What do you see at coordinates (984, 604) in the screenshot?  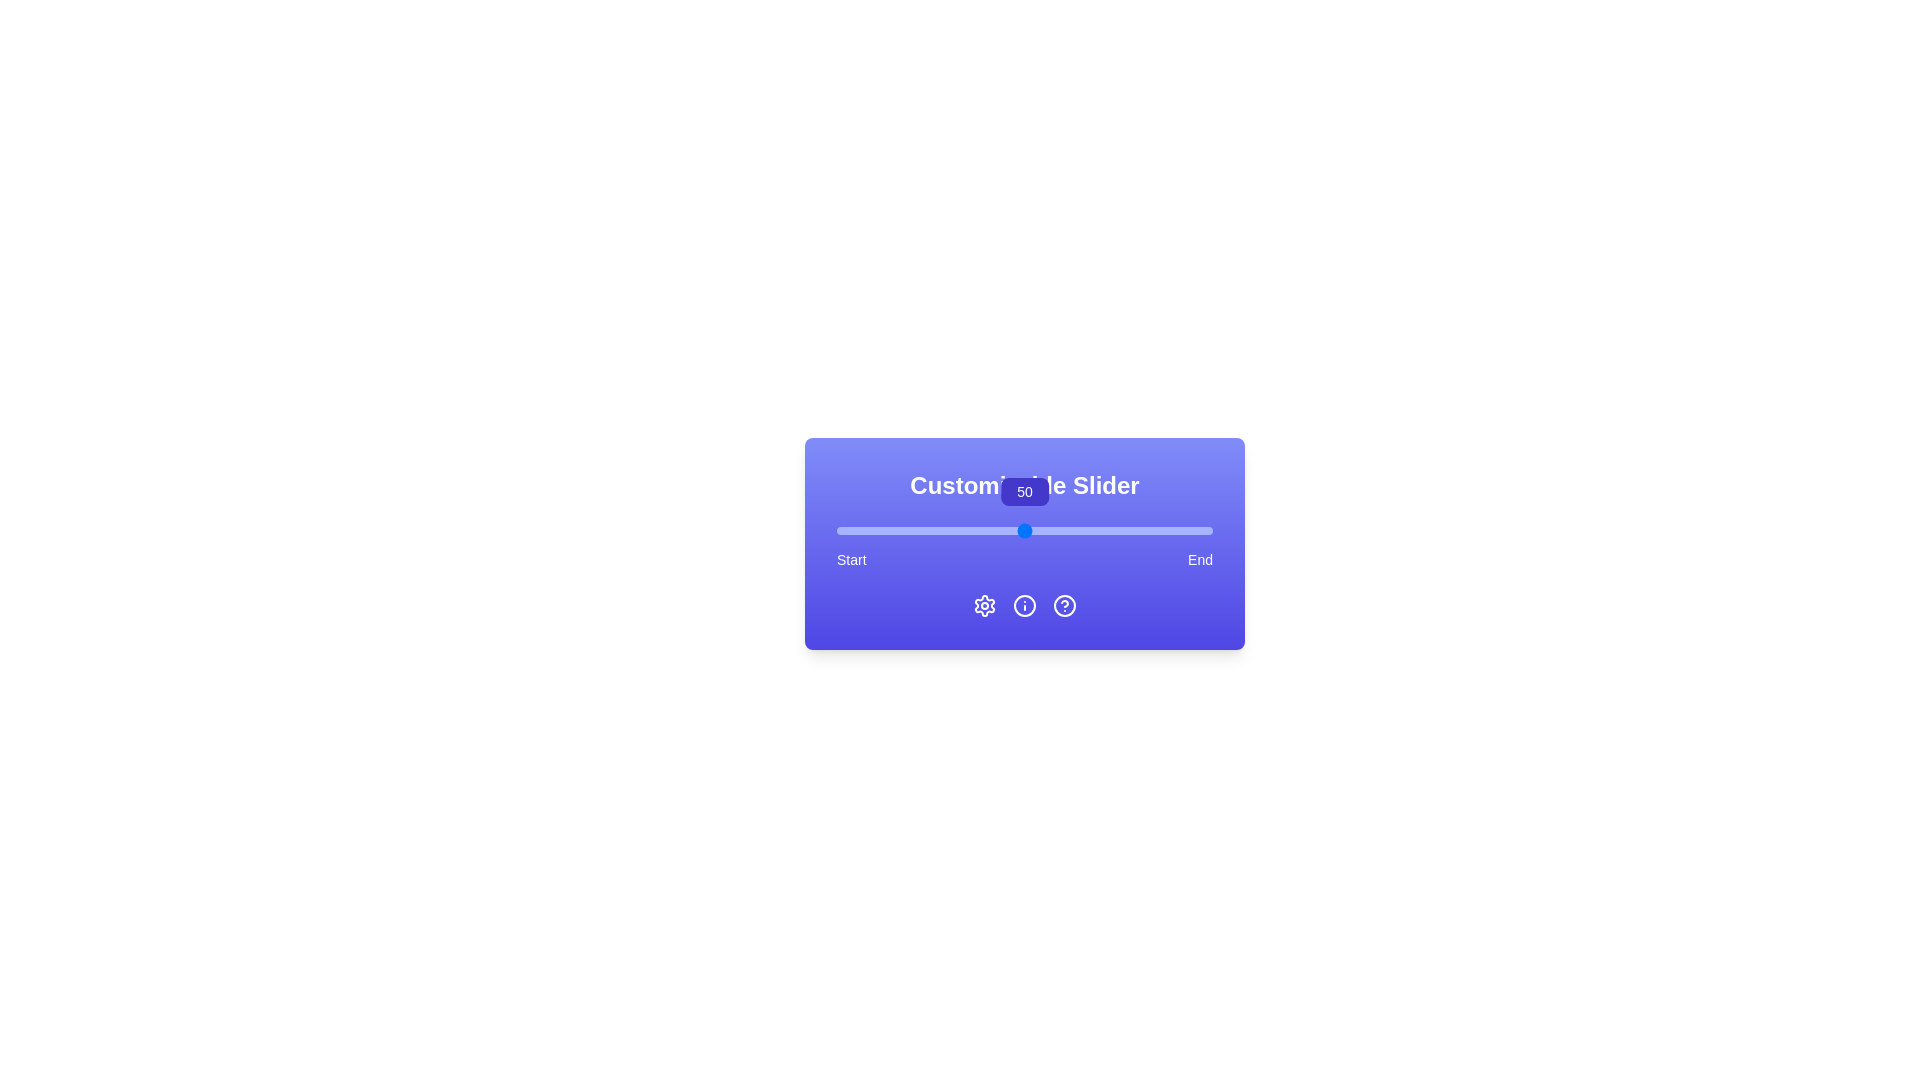 I see `the settings icon at the bottom left of the component` at bounding box center [984, 604].